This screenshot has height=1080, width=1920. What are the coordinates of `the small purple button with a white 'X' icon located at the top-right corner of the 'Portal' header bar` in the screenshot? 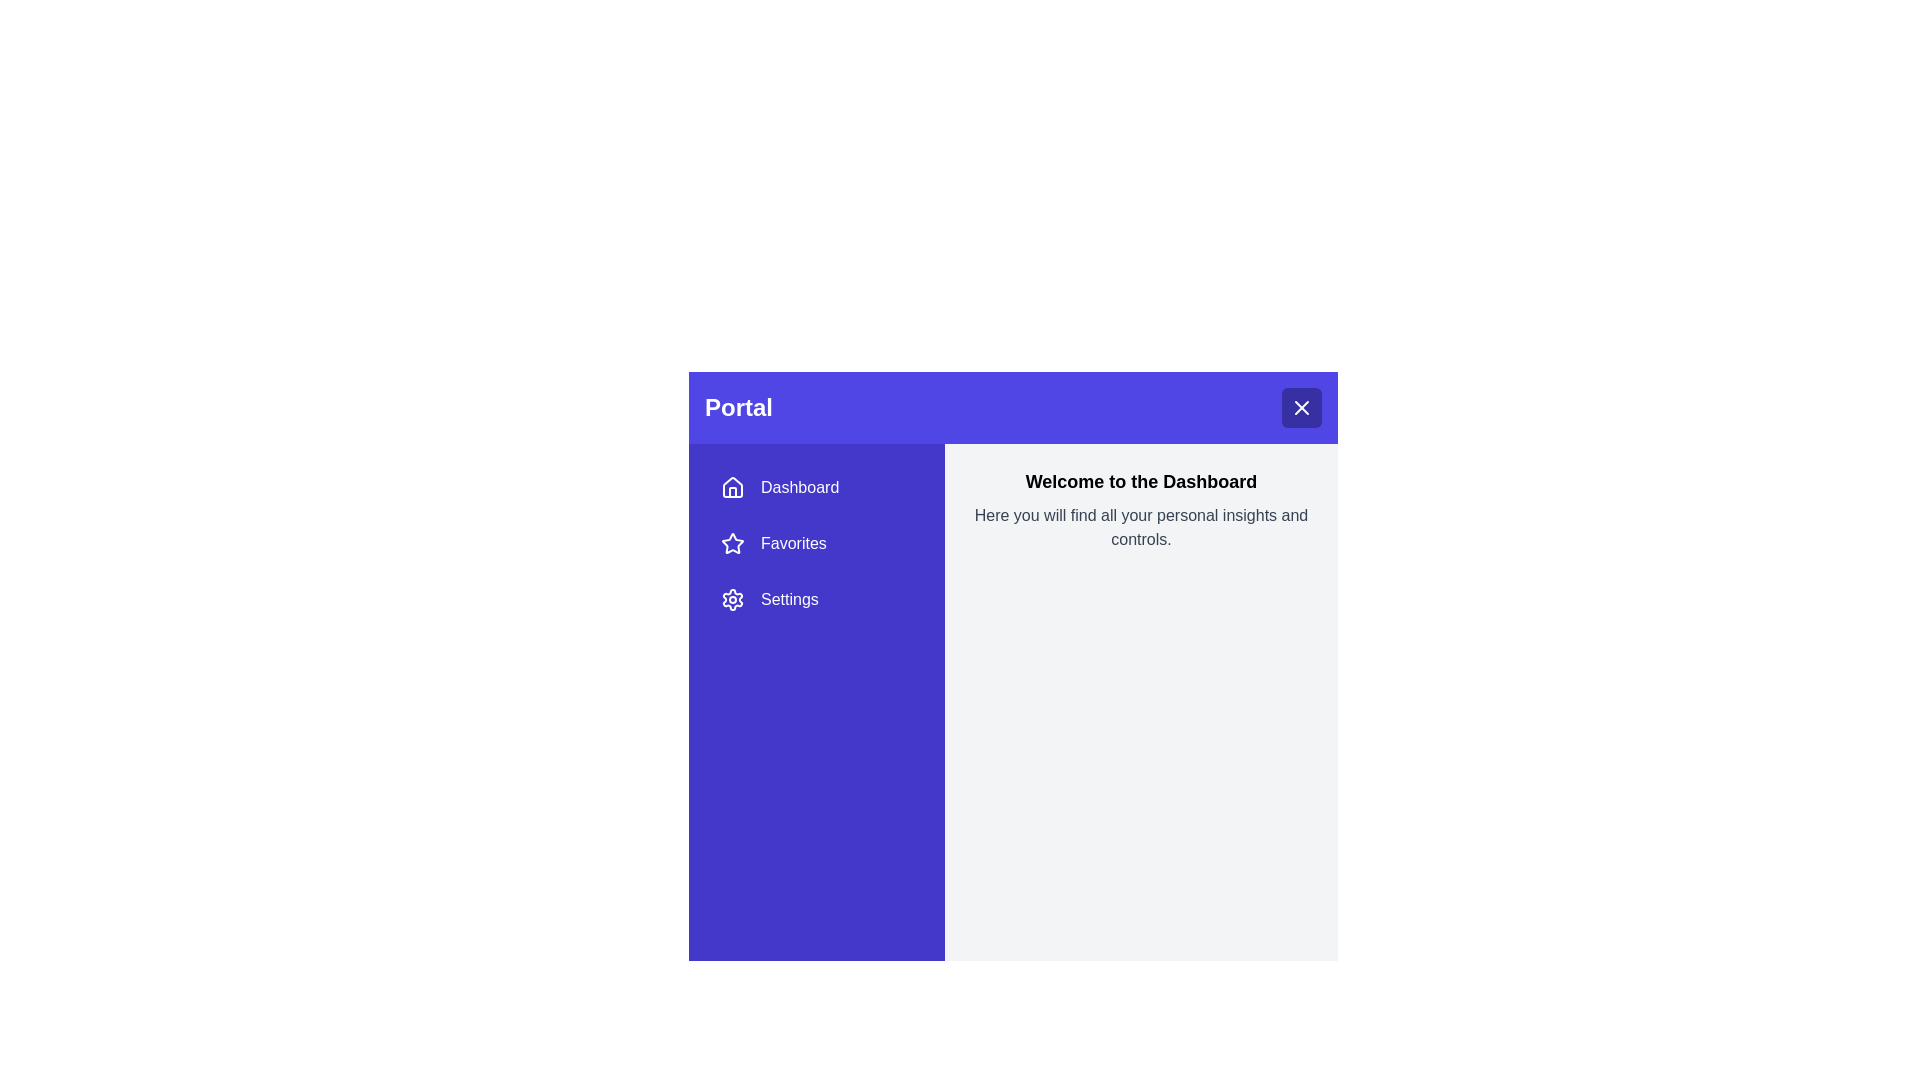 It's located at (1301, 407).